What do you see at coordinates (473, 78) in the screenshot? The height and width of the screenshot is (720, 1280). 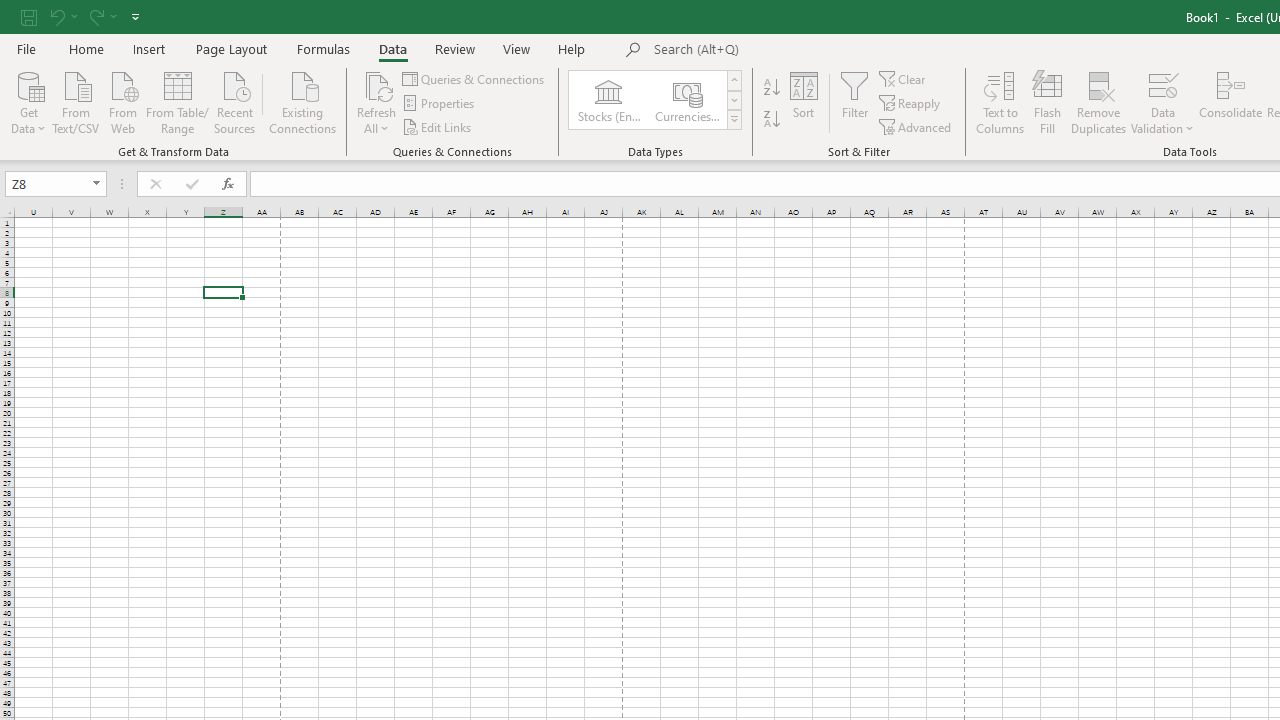 I see `'Queries & Connections'` at bounding box center [473, 78].